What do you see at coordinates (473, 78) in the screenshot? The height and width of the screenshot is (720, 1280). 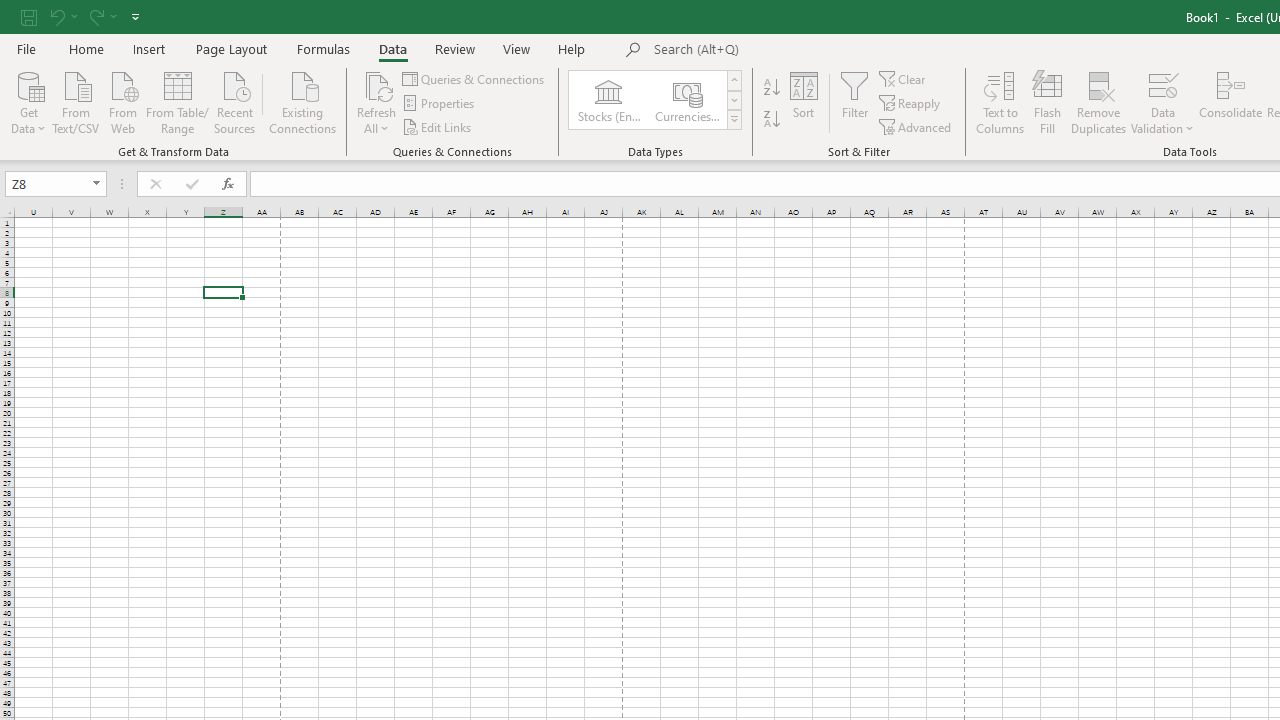 I see `'Queries & Connections'` at bounding box center [473, 78].